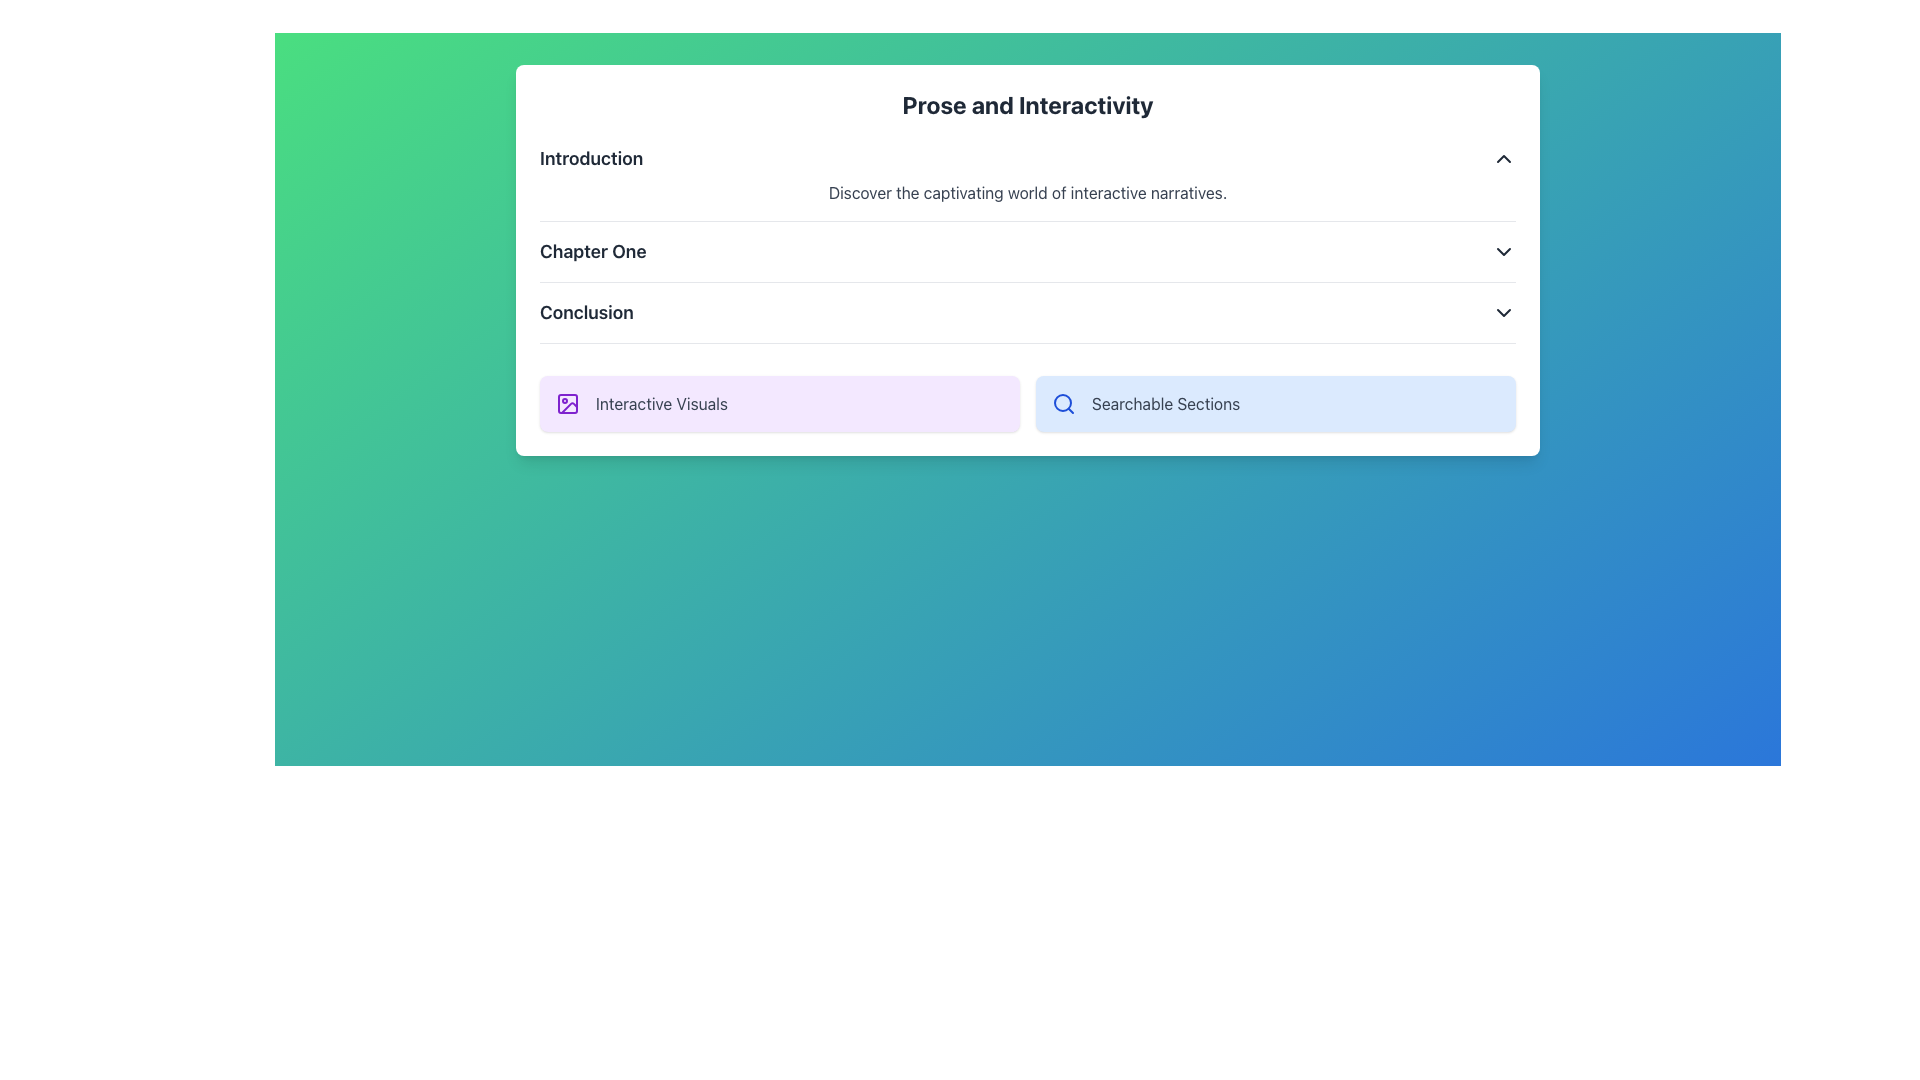 The height and width of the screenshot is (1080, 1920). I want to click on the text element reading 'Discover the captivating world of interactive narratives.' which is styled with a gray font color and positioned directly below the 'Introduction' label, so click(1027, 192).